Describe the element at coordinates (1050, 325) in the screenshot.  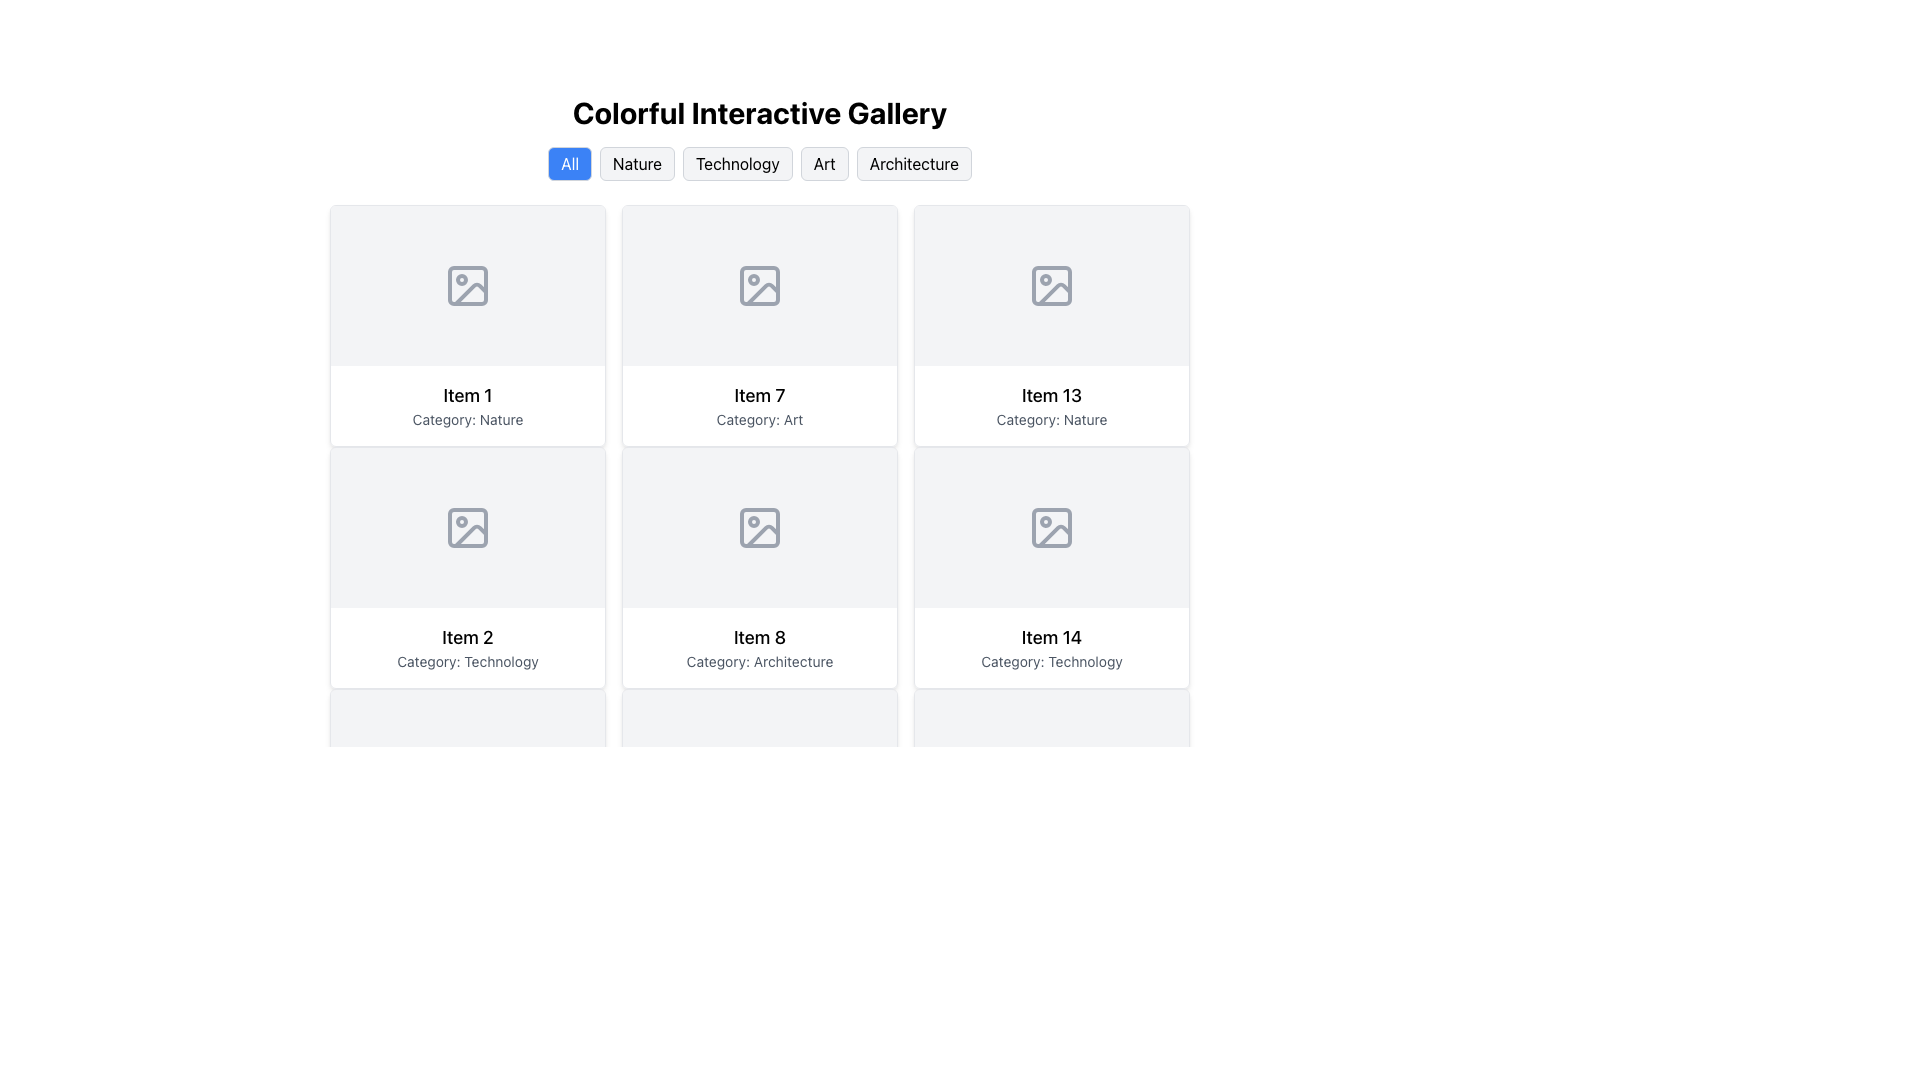
I see `the semi-transparent interactive overlay that covers the panel labeled 'Item 13, Category: Nature' to trigger its visibility` at that location.